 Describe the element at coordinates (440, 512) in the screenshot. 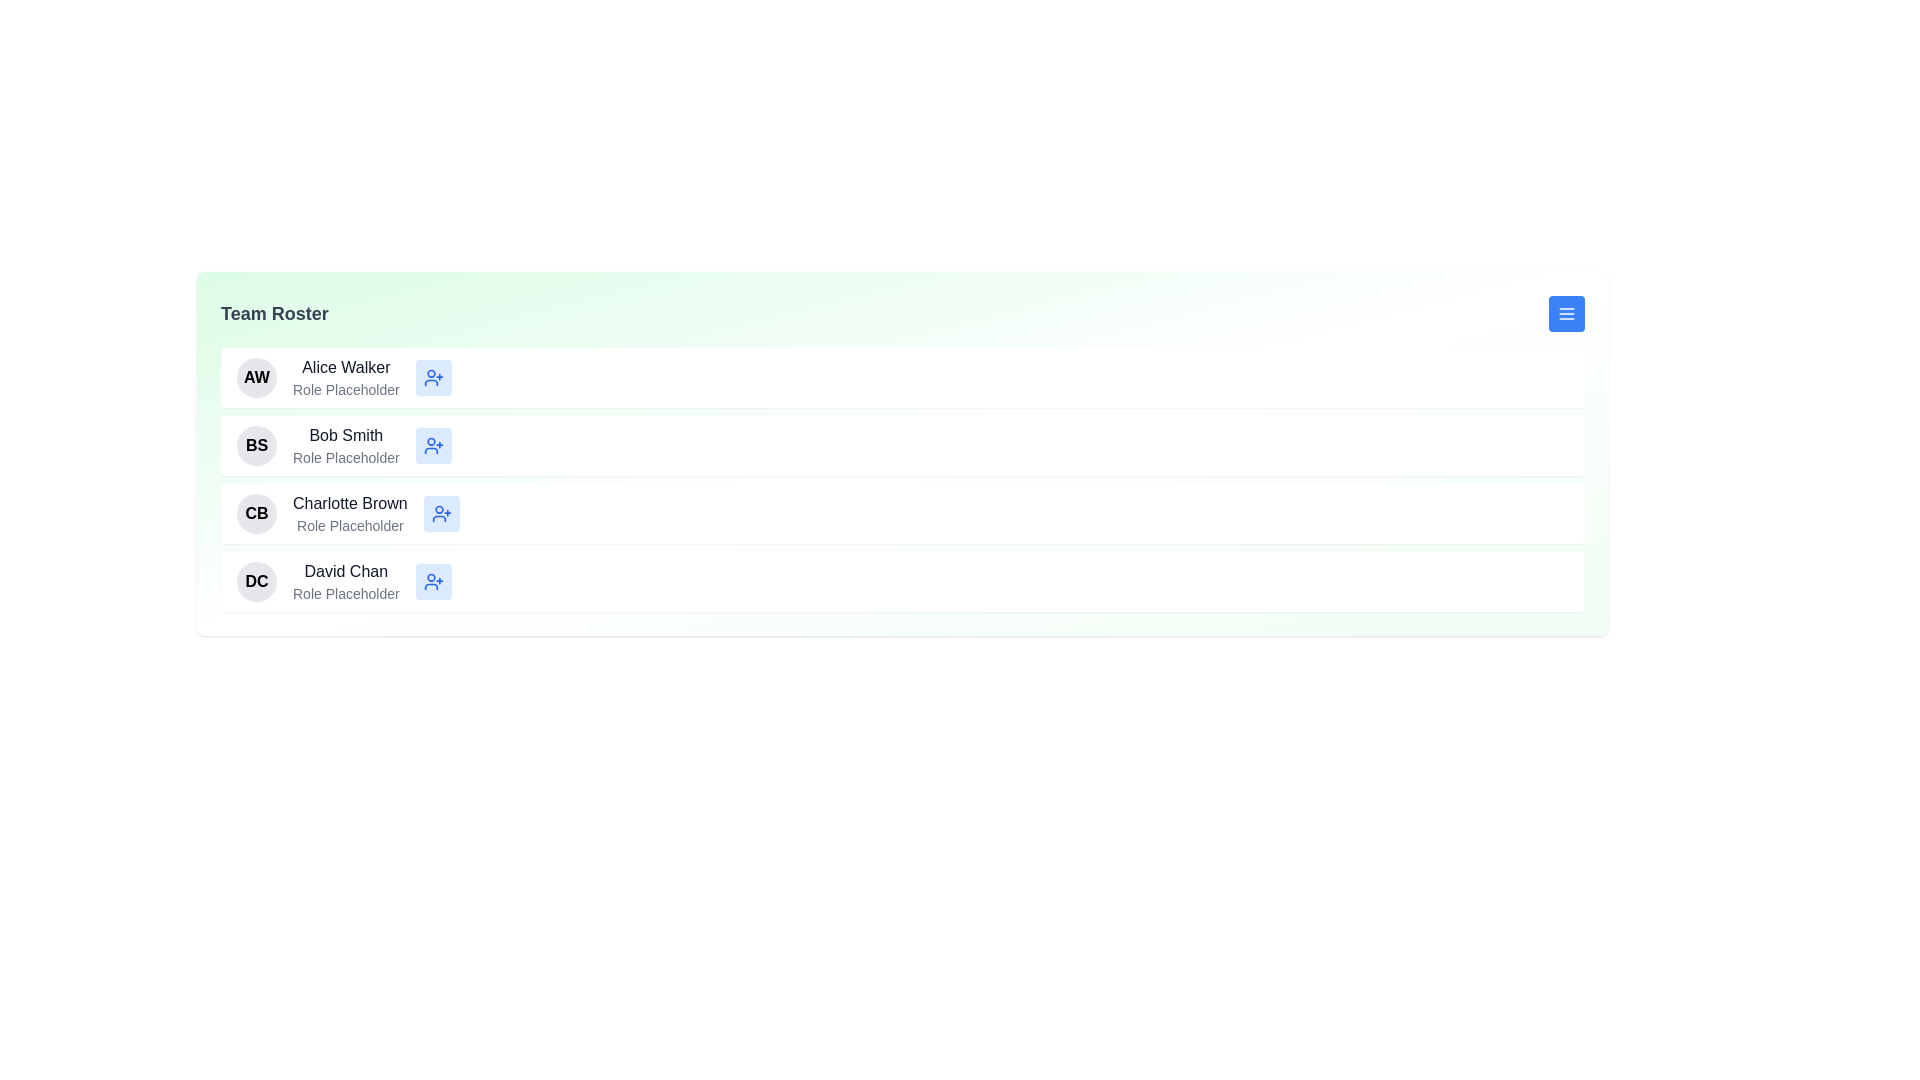

I see `the rectangular button with a light blue background featuring a user icon and plus sign, located next to 'Charlotte Brown' in the third row` at that location.